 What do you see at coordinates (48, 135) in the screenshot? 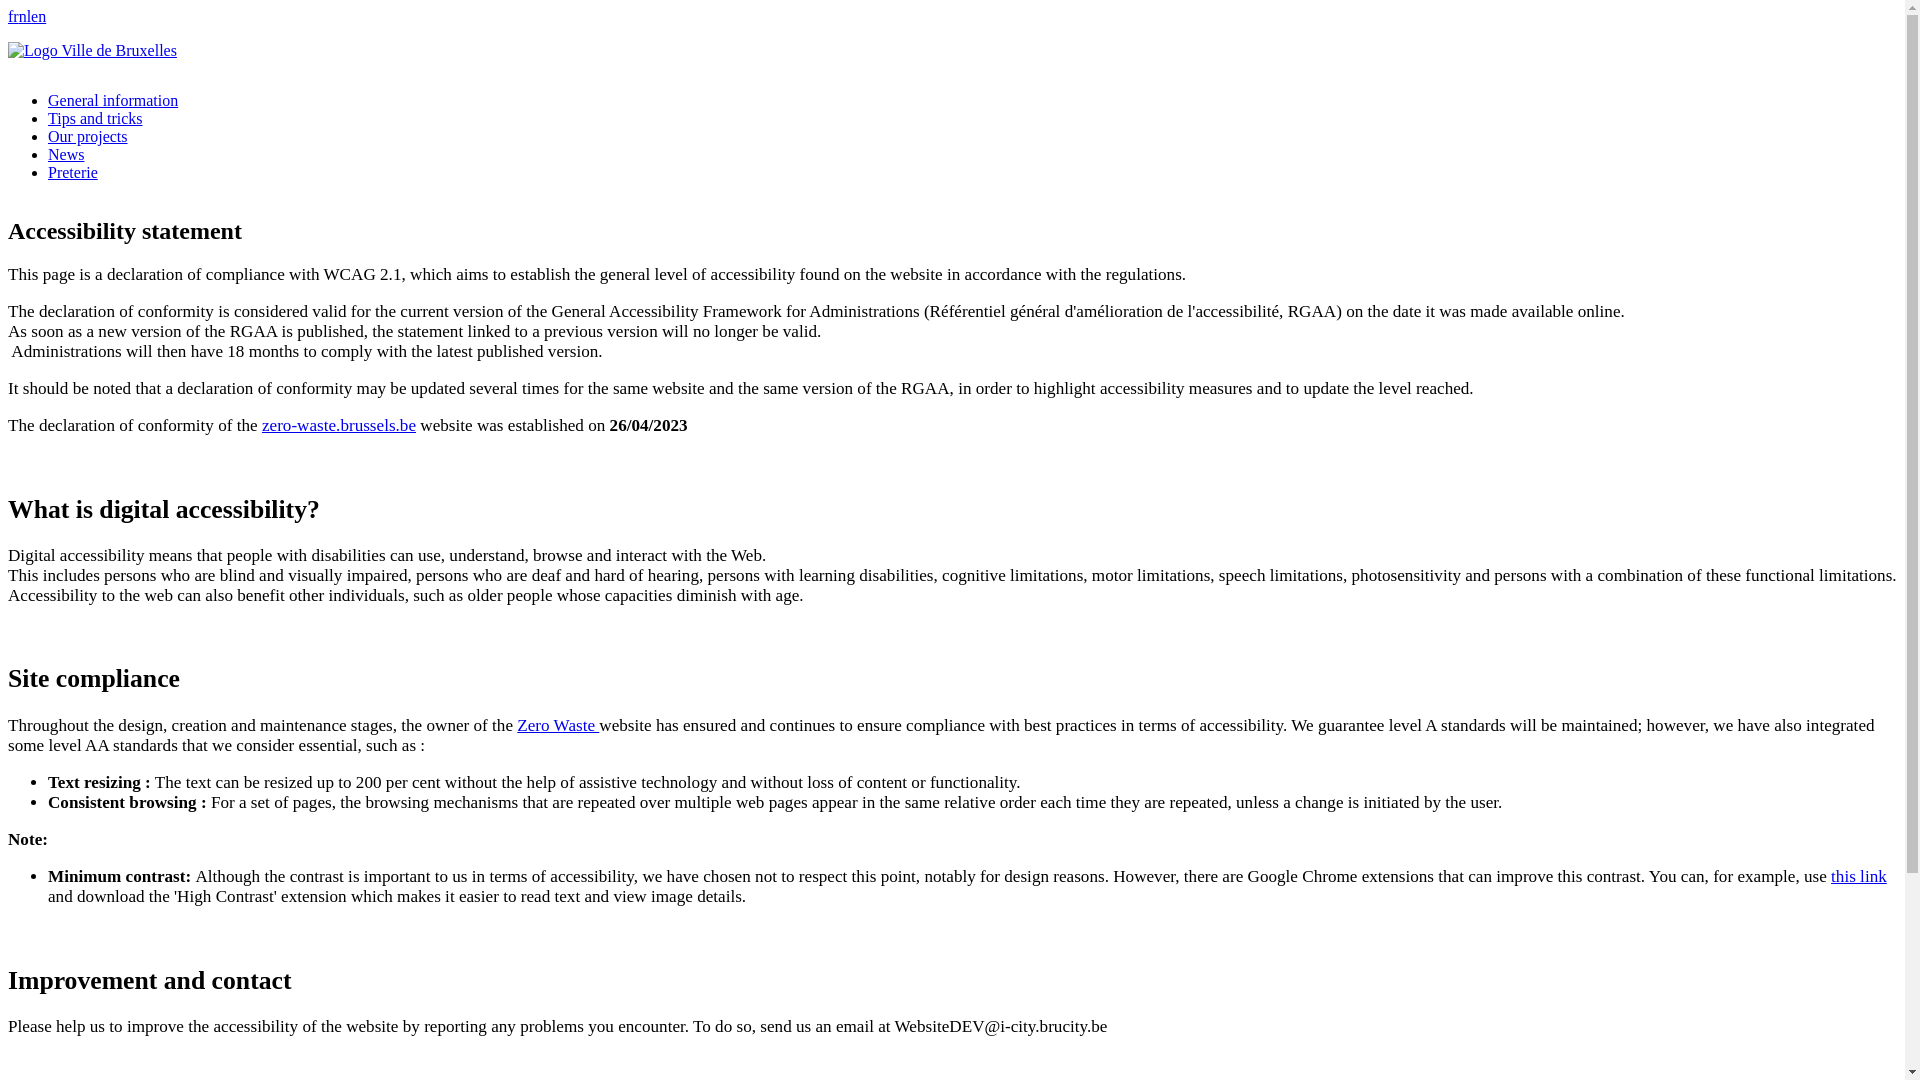
I see `'Our projects'` at bounding box center [48, 135].